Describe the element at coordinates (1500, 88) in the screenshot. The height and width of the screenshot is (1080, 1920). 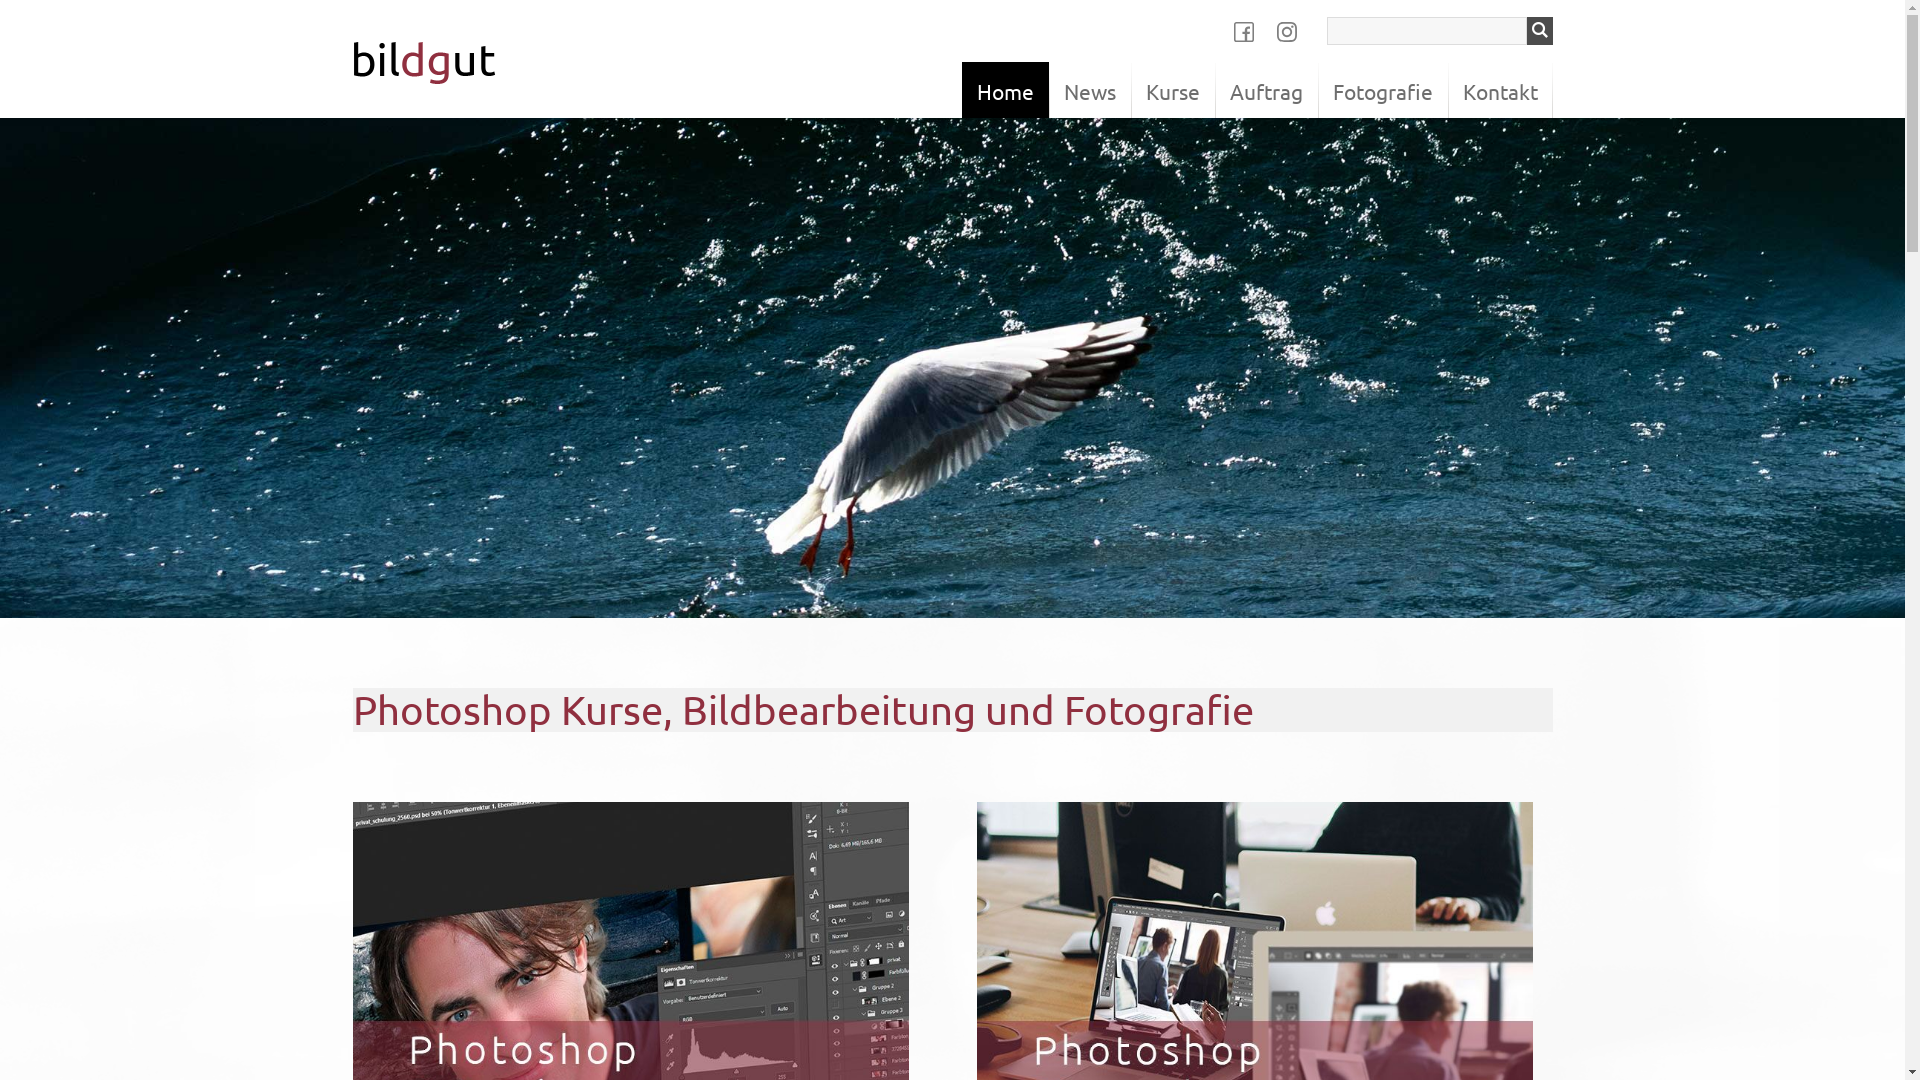
I see `'Kontakt'` at that location.